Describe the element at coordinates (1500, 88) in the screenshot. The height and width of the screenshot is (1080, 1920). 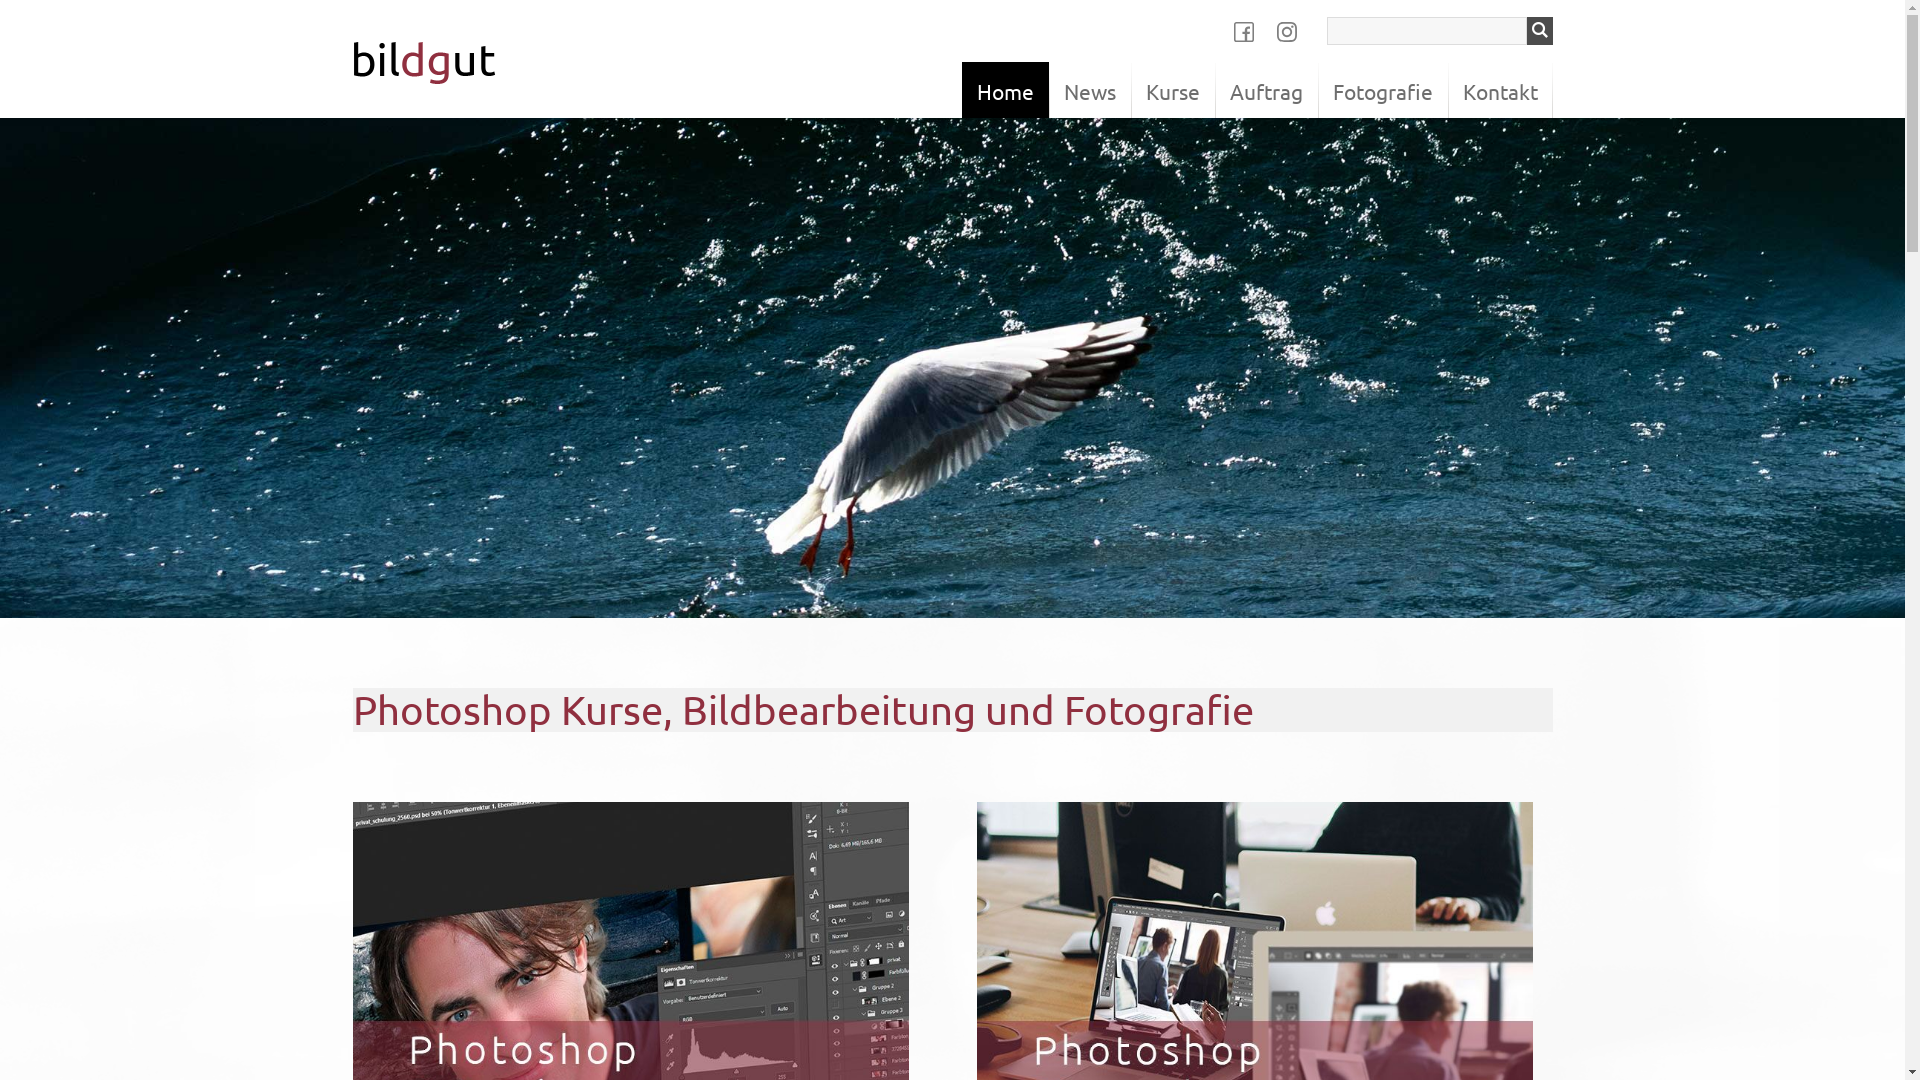
I see `'Kontakt'` at that location.